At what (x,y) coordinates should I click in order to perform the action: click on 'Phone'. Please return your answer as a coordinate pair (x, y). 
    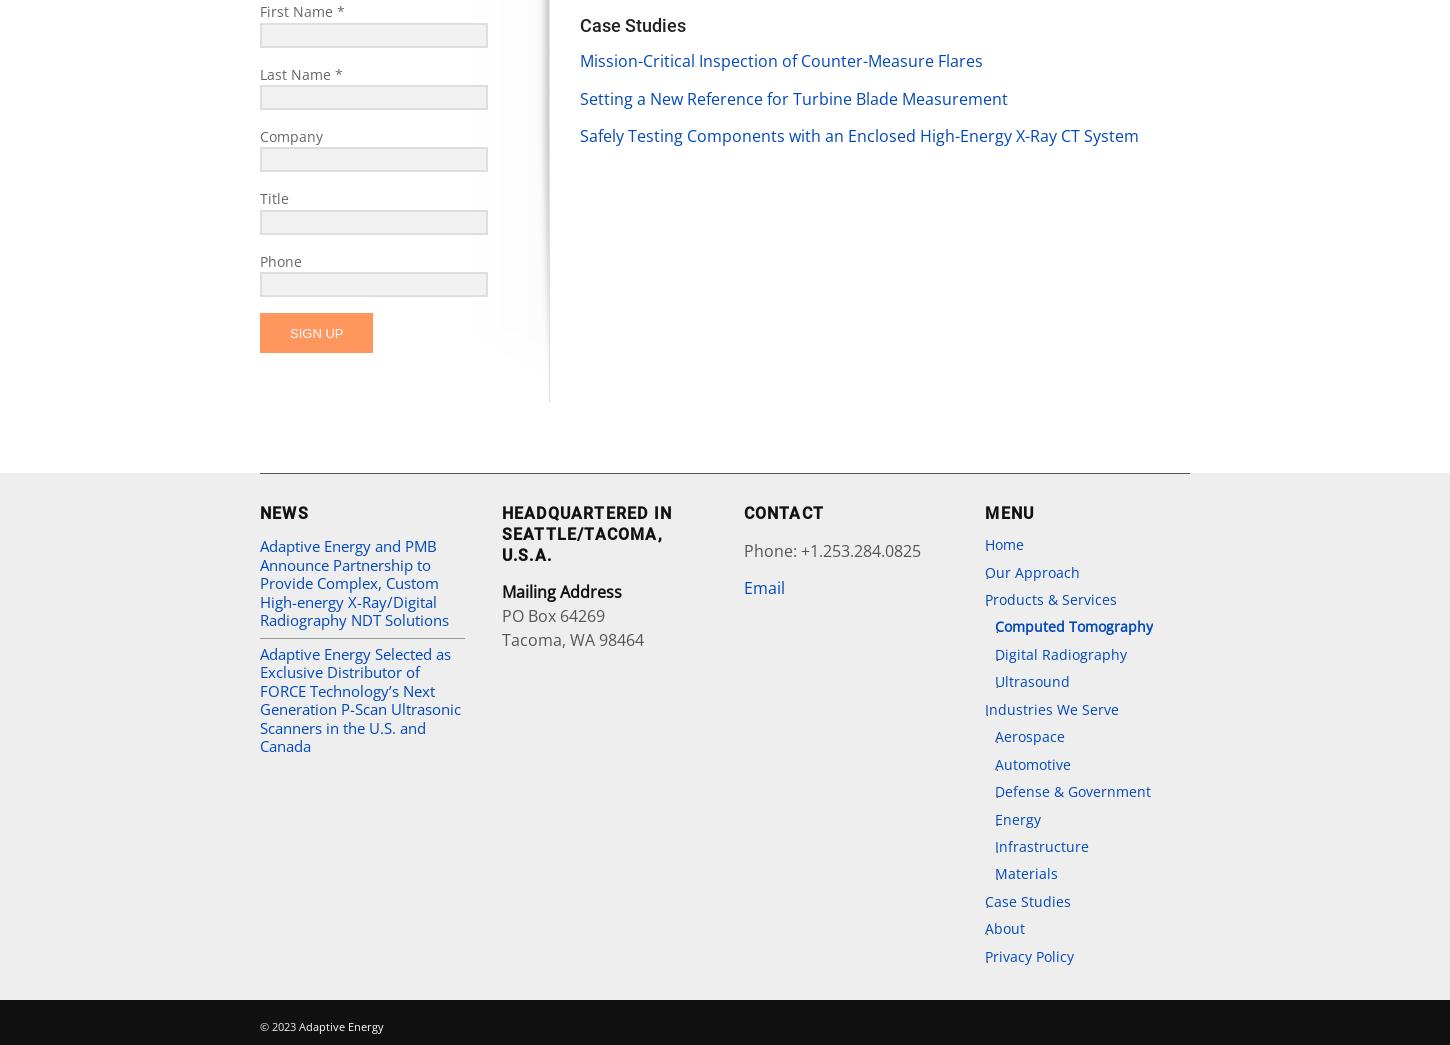
    Looking at the image, I should click on (281, 259).